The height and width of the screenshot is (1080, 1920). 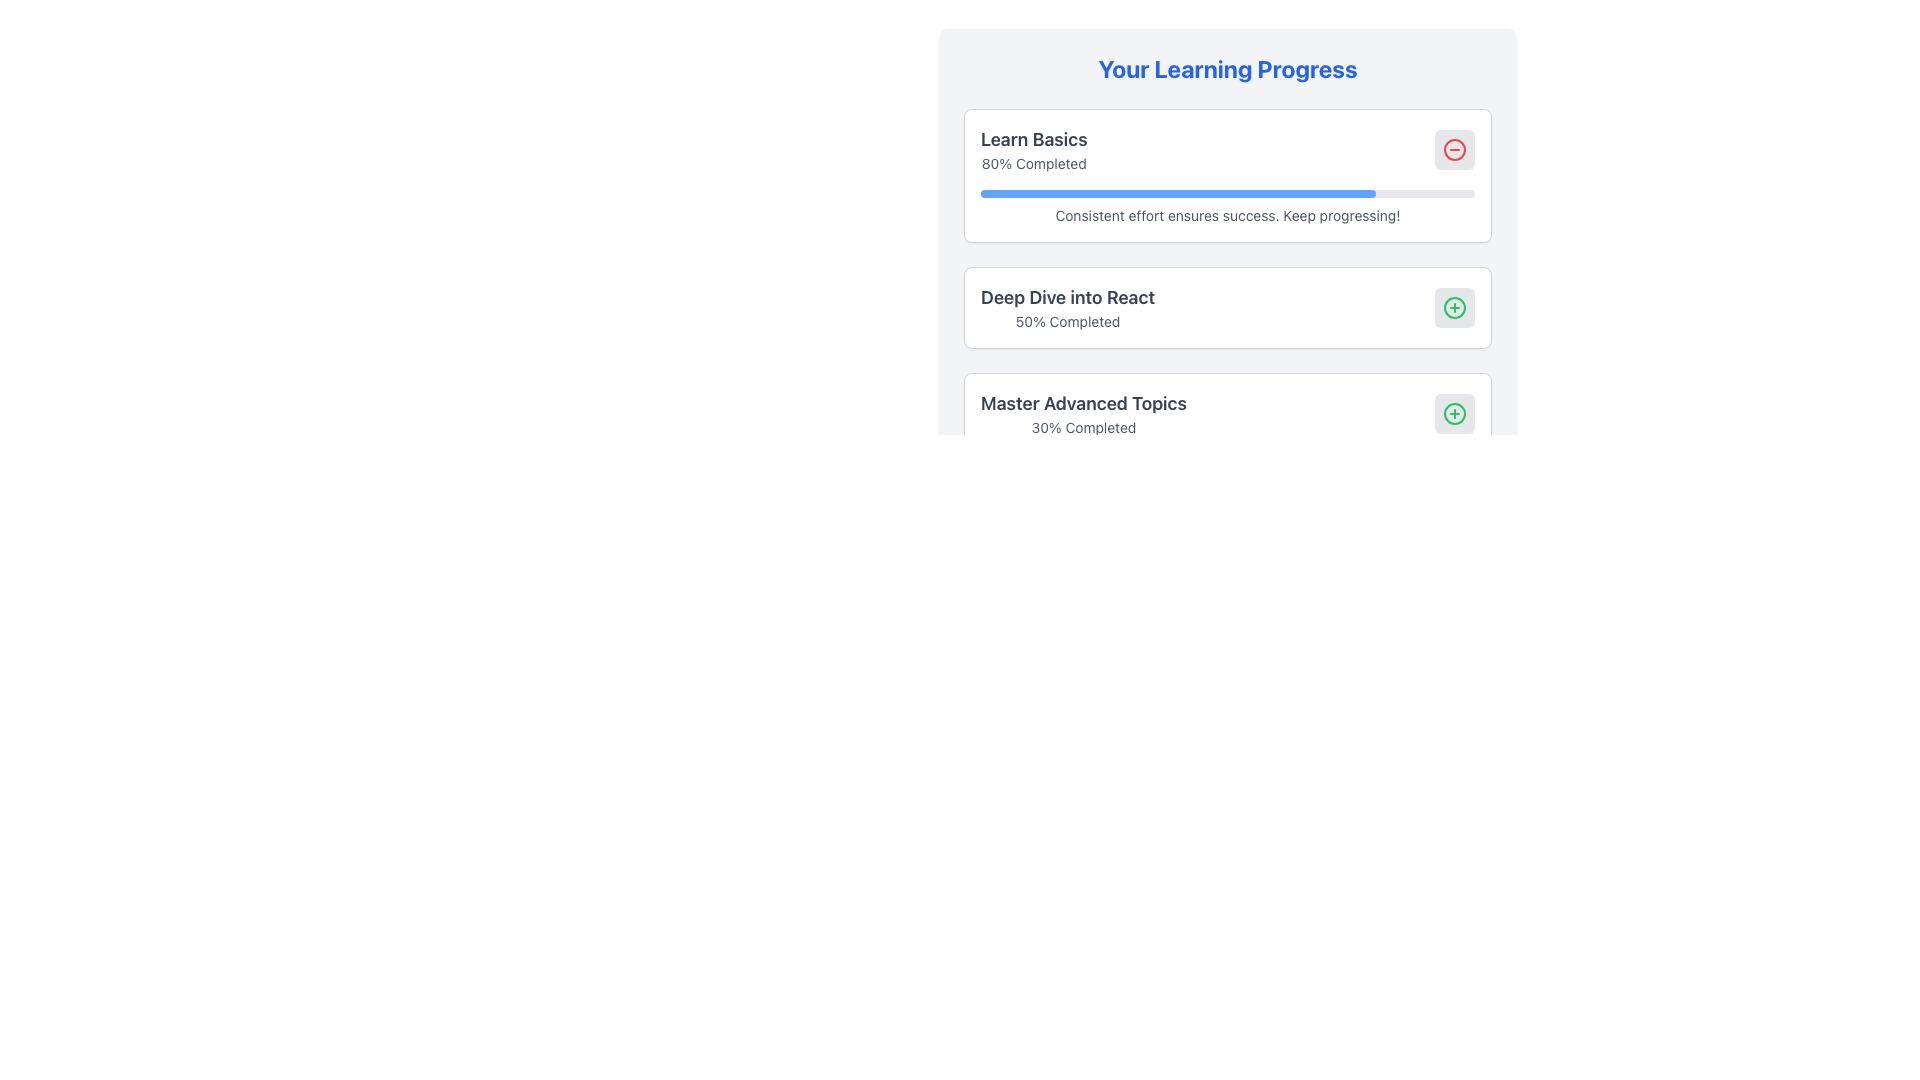 I want to click on the text label displaying '50% Completed', which is located beneath the title 'Deep Dive into React' in a progress tracking interface, so click(x=1067, y=320).